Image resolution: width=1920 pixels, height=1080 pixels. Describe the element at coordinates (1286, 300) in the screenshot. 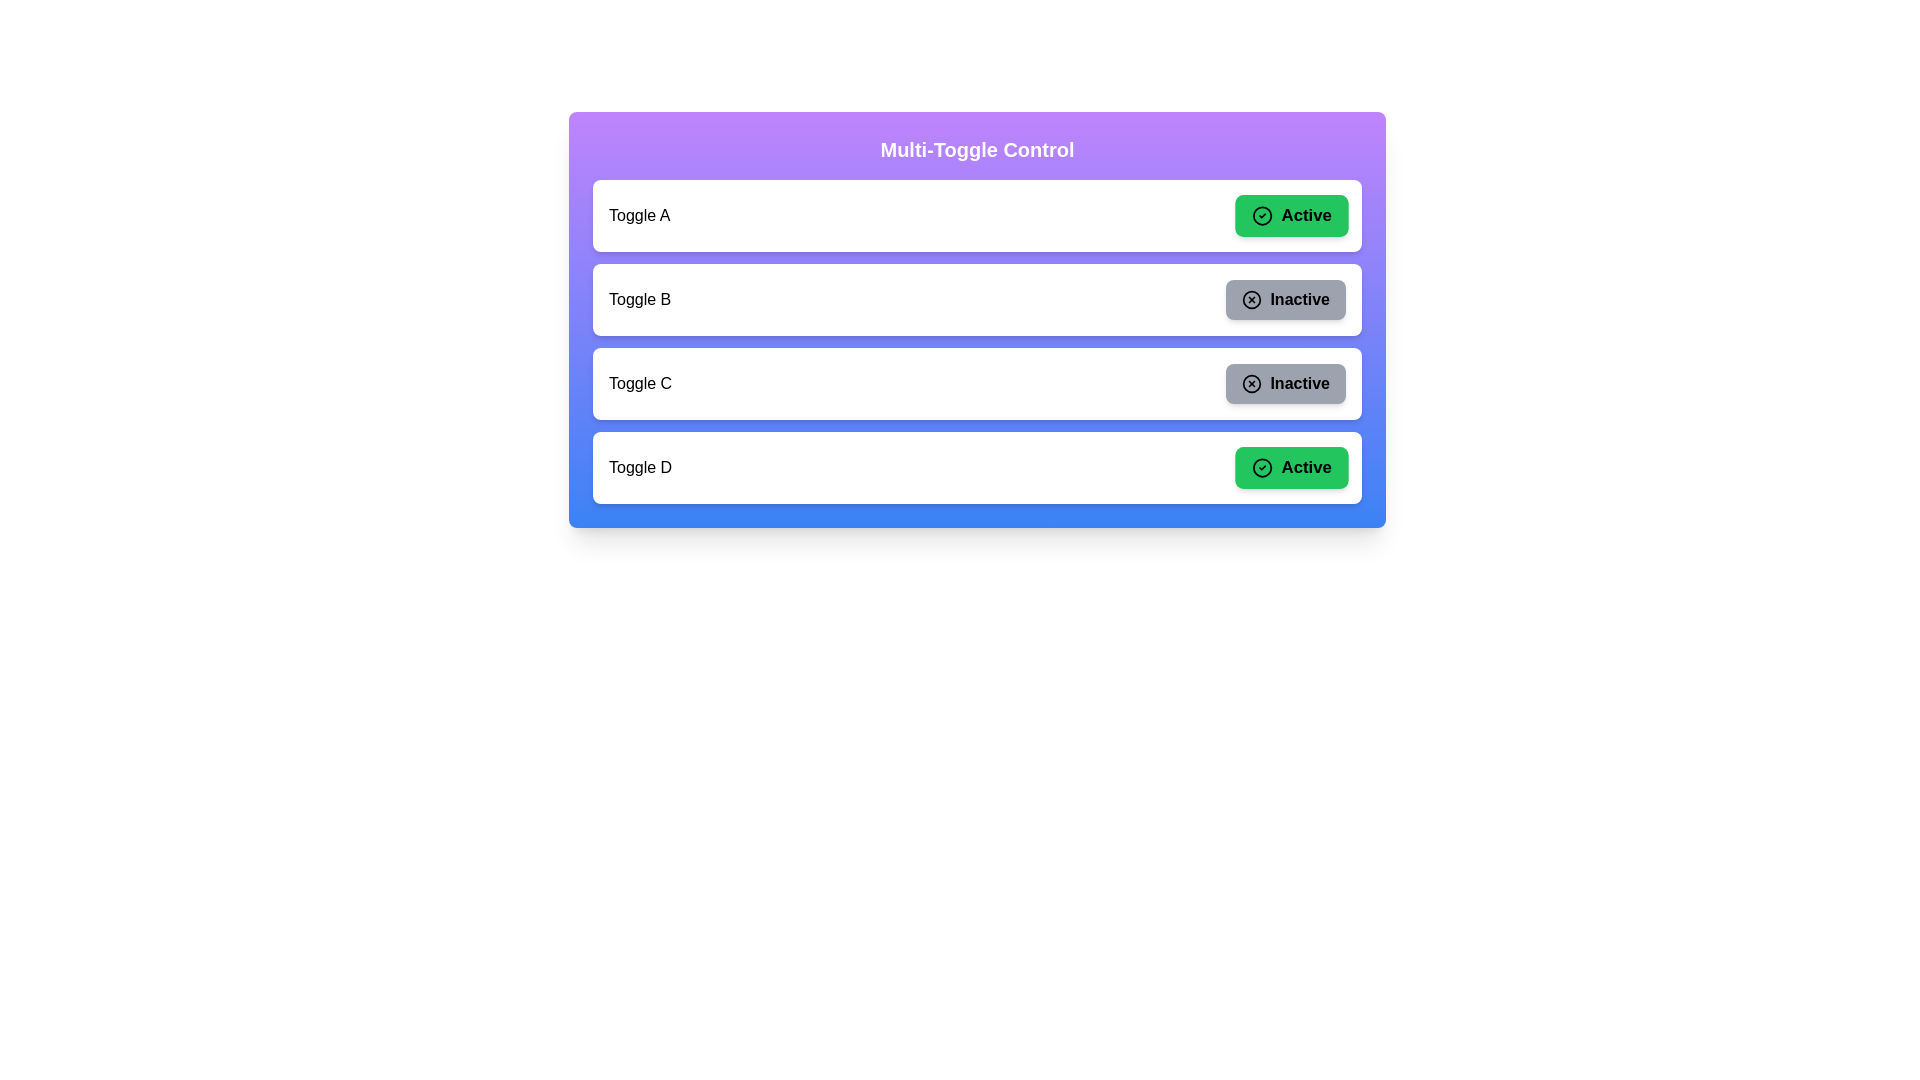

I see `the button labeled 'Inactive' with rounded edges and a cross icon` at that location.